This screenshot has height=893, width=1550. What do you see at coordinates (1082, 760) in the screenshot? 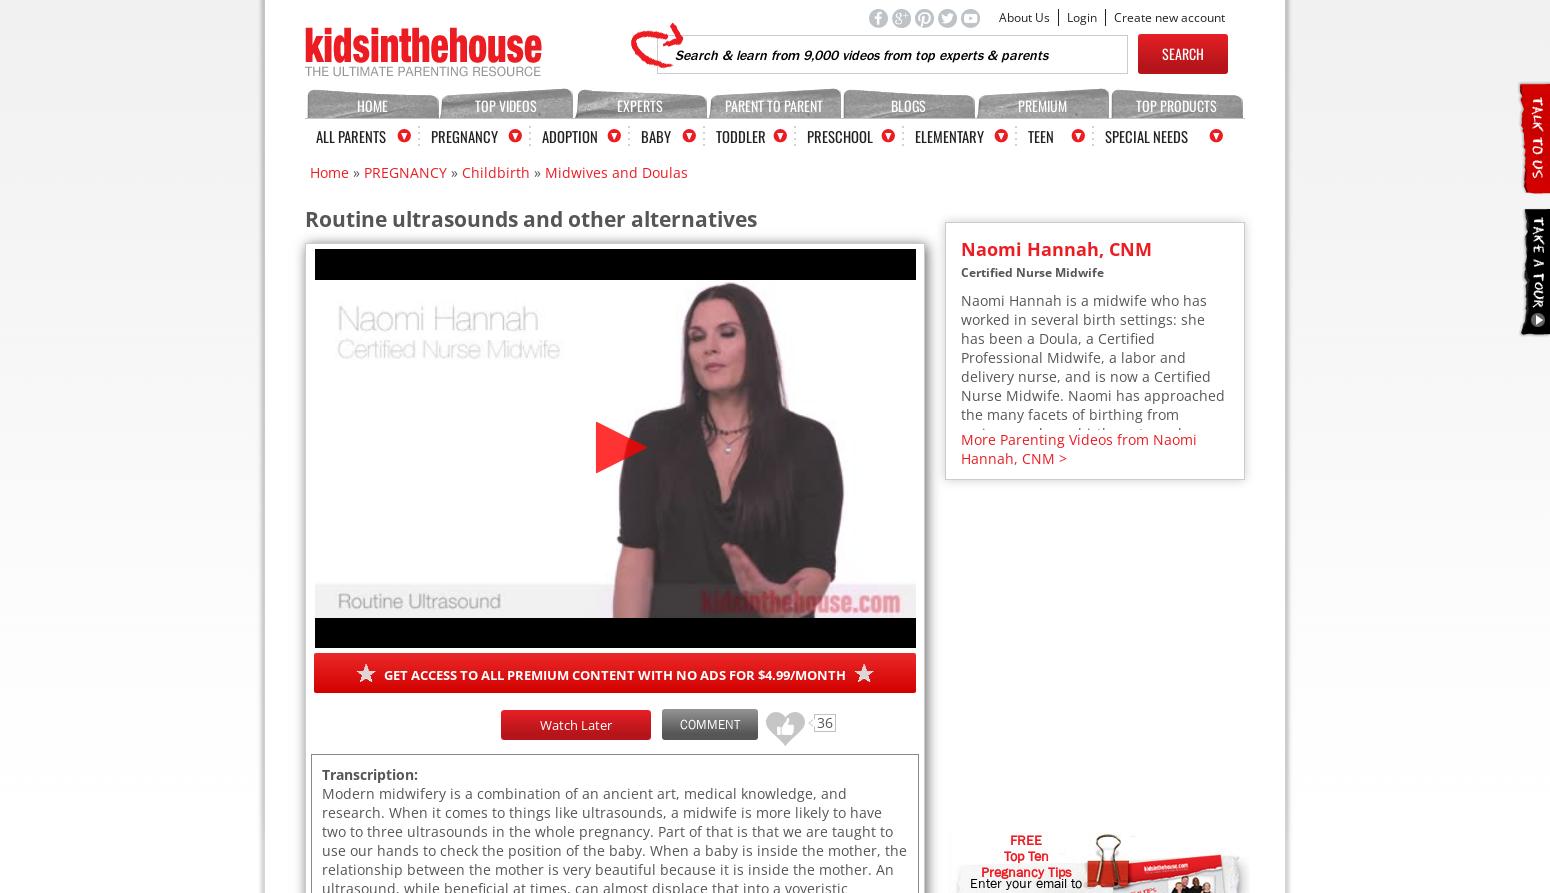
I see `'Home Births and Birthing Centers'` at bounding box center [1082, 760].